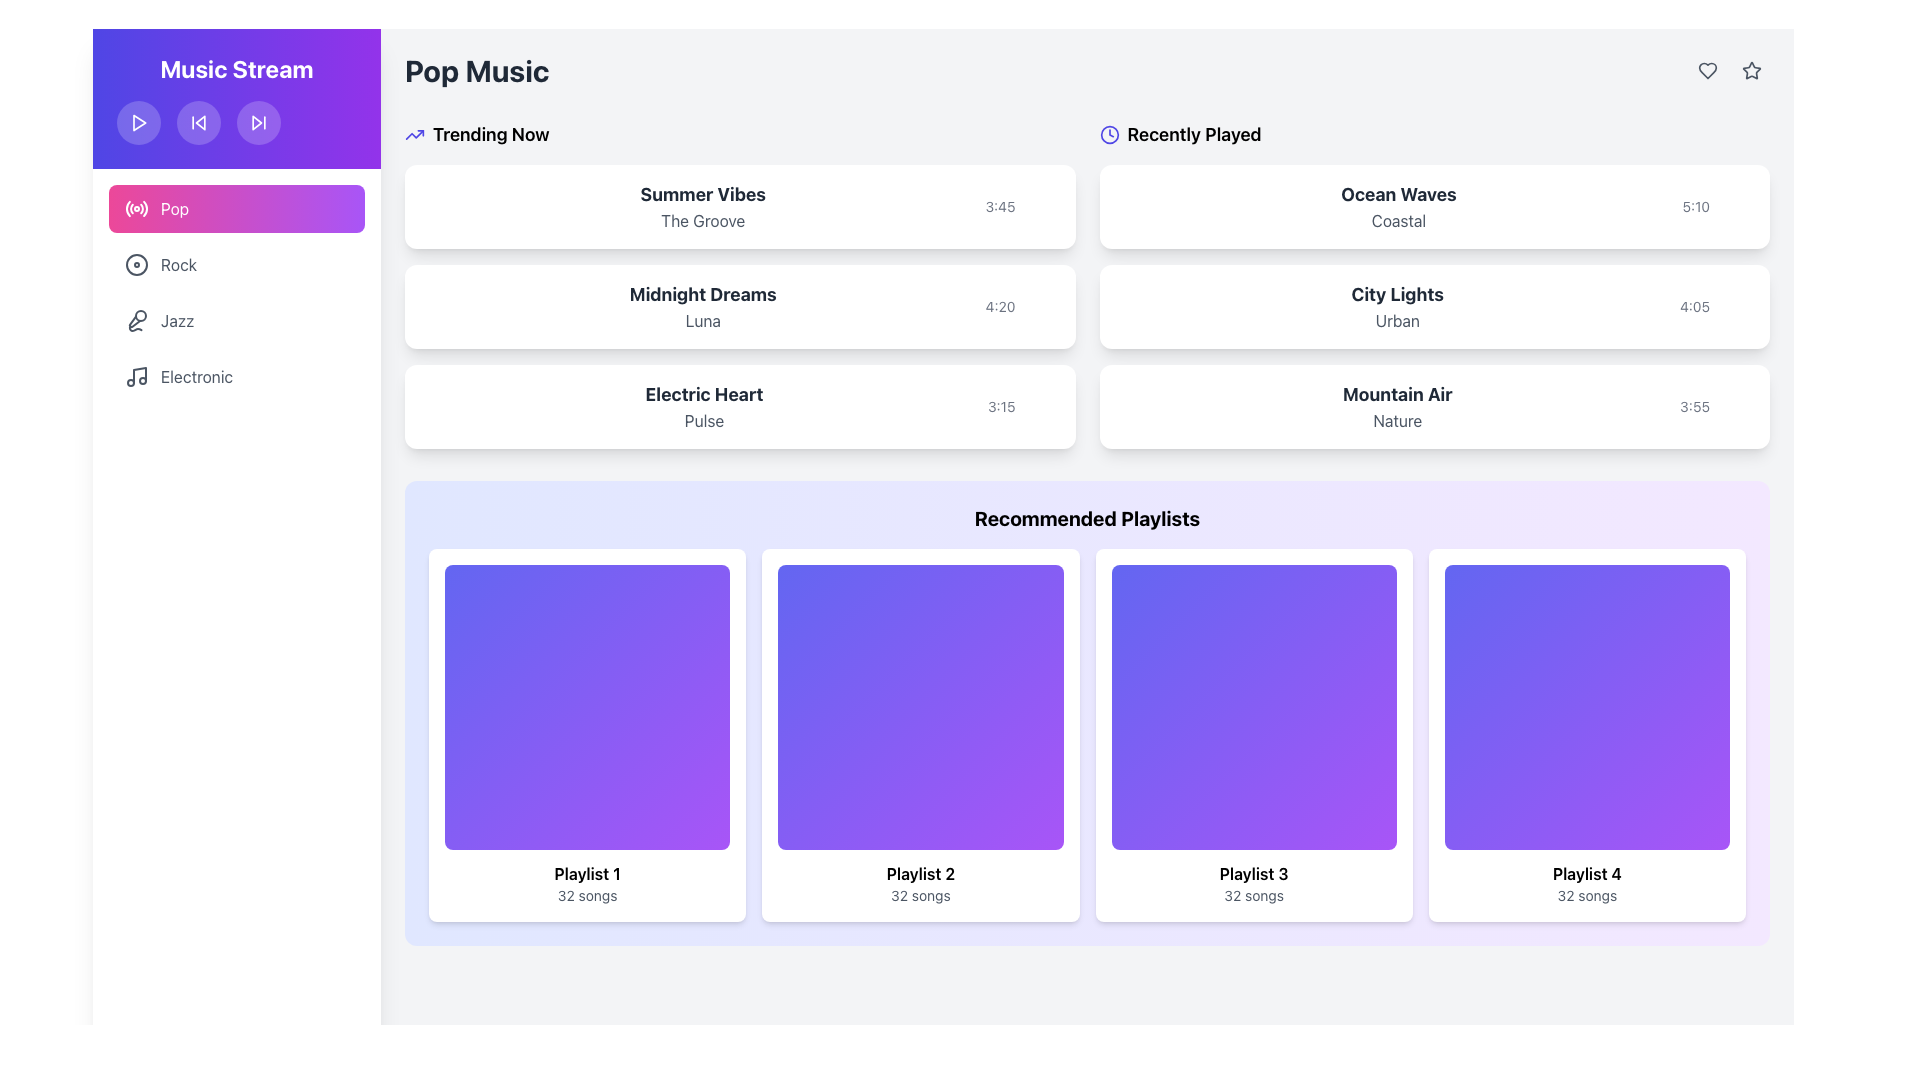 This screenshot has width=1920, height=1080. What do you see at coordinates (1396, 294) in the screenshot?
I see `the title text label representing a song or playlist in the 'Recently Played' section, located above the subtitle 'Urban' and to the left of the timestamp '4:05'` at bounding box center [1396, 294].